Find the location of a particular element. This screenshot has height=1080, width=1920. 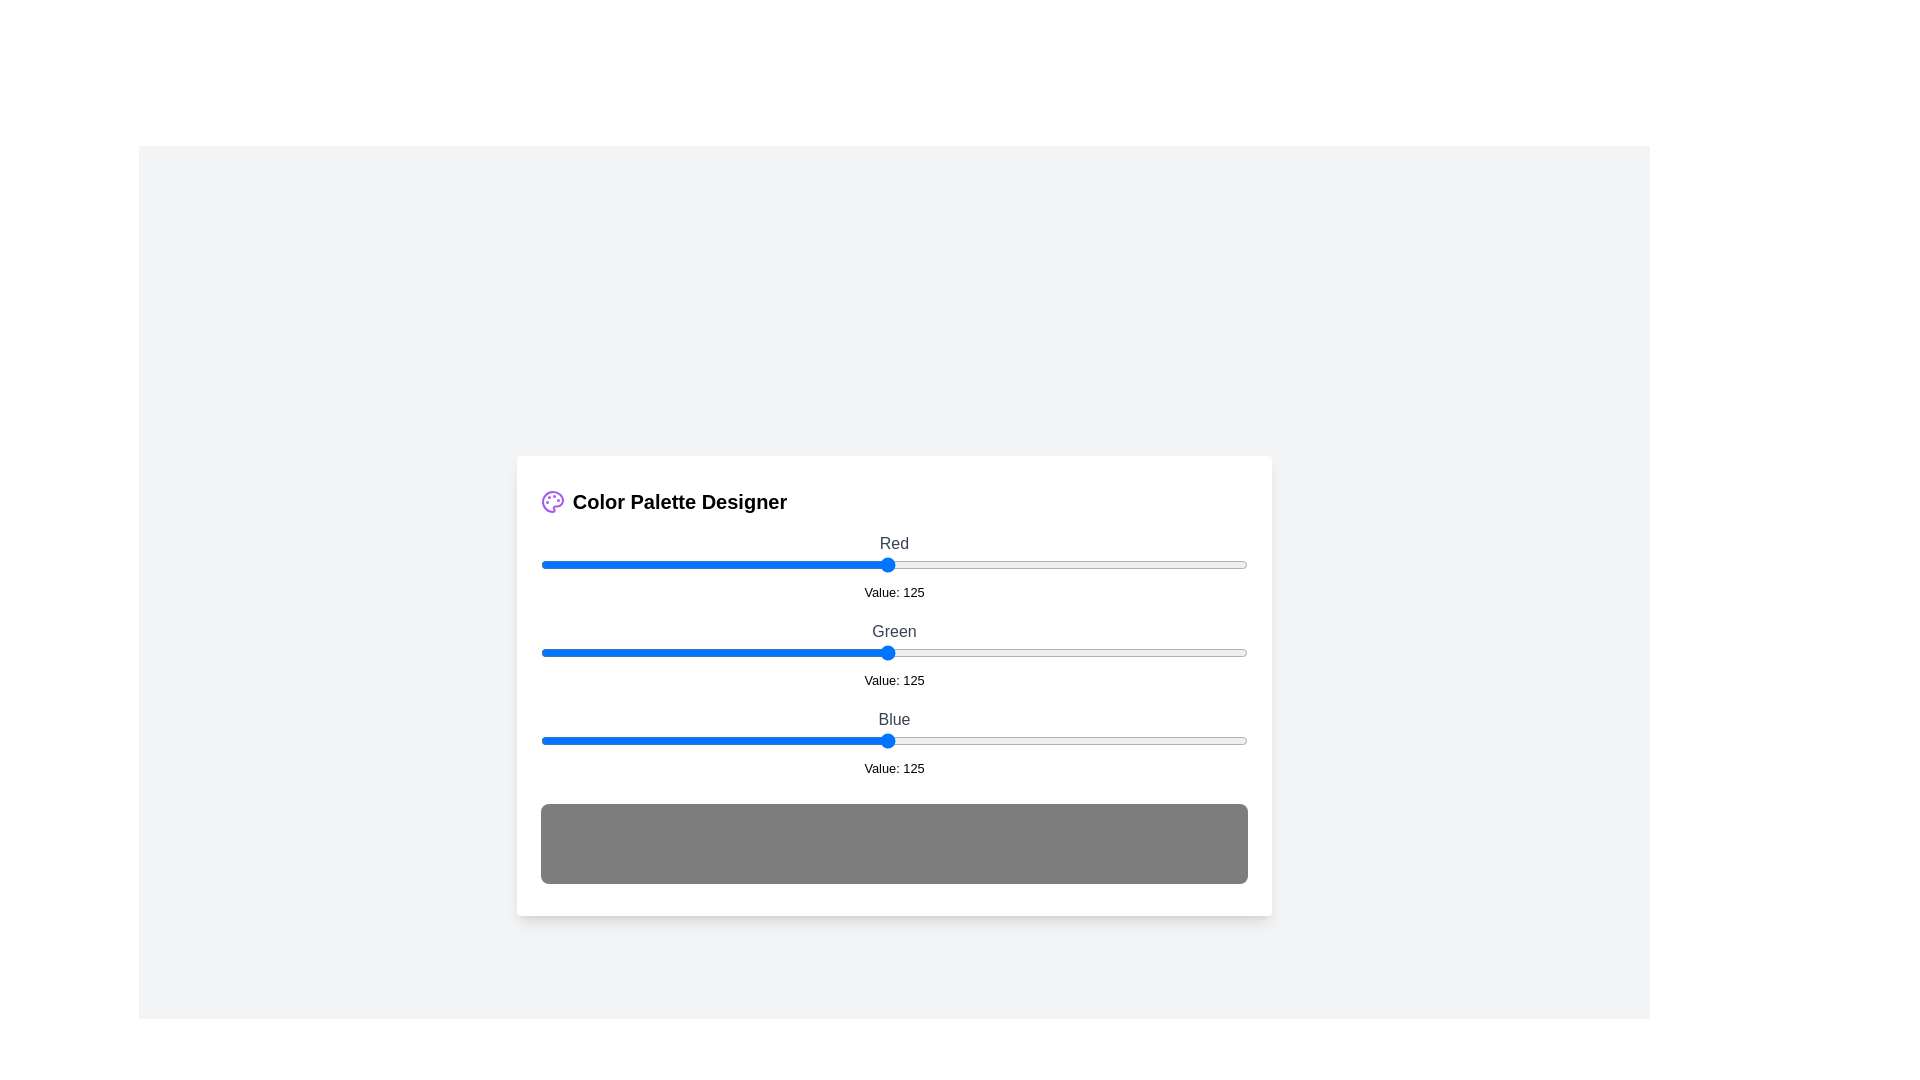

the 1 slider to 69 is located at coordinates (731, 652).